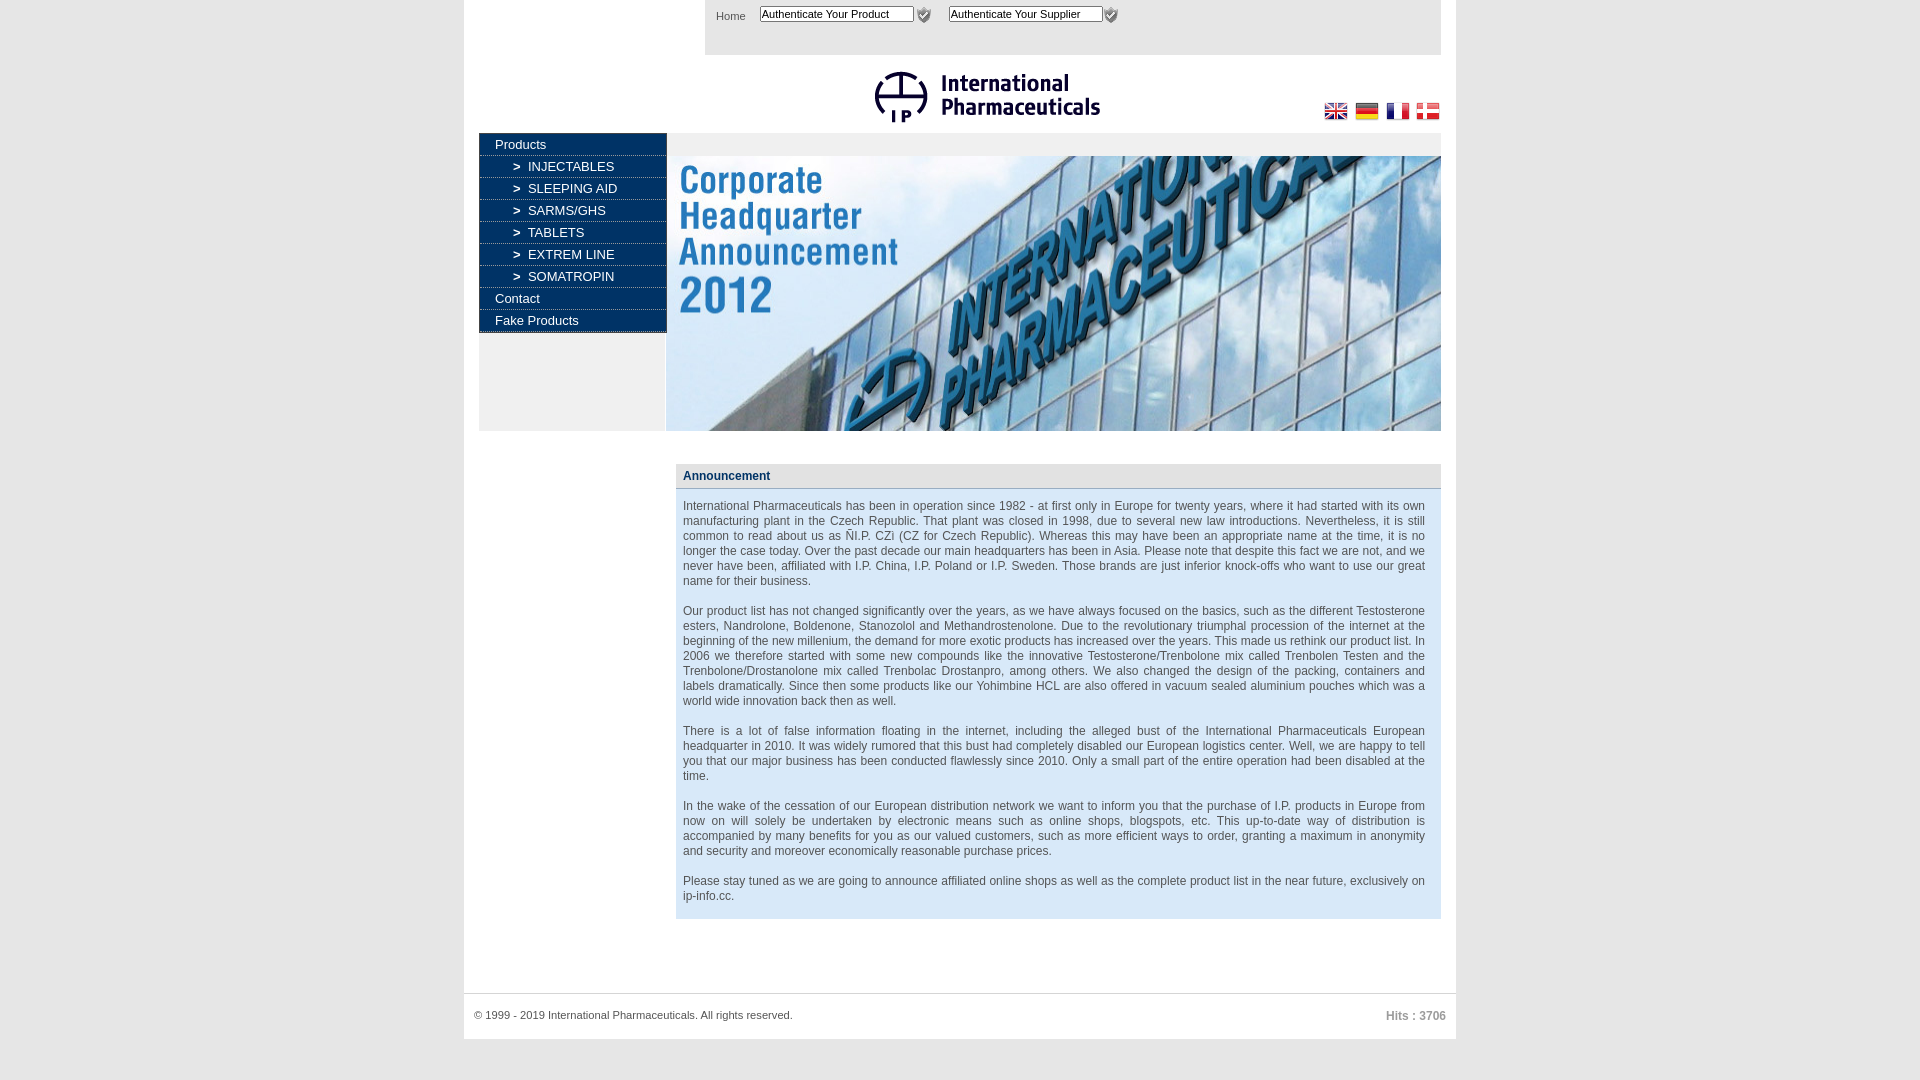 The height and width of the screenshot is (1080, 1920). I want to click on 'German', so click(1366, 111).